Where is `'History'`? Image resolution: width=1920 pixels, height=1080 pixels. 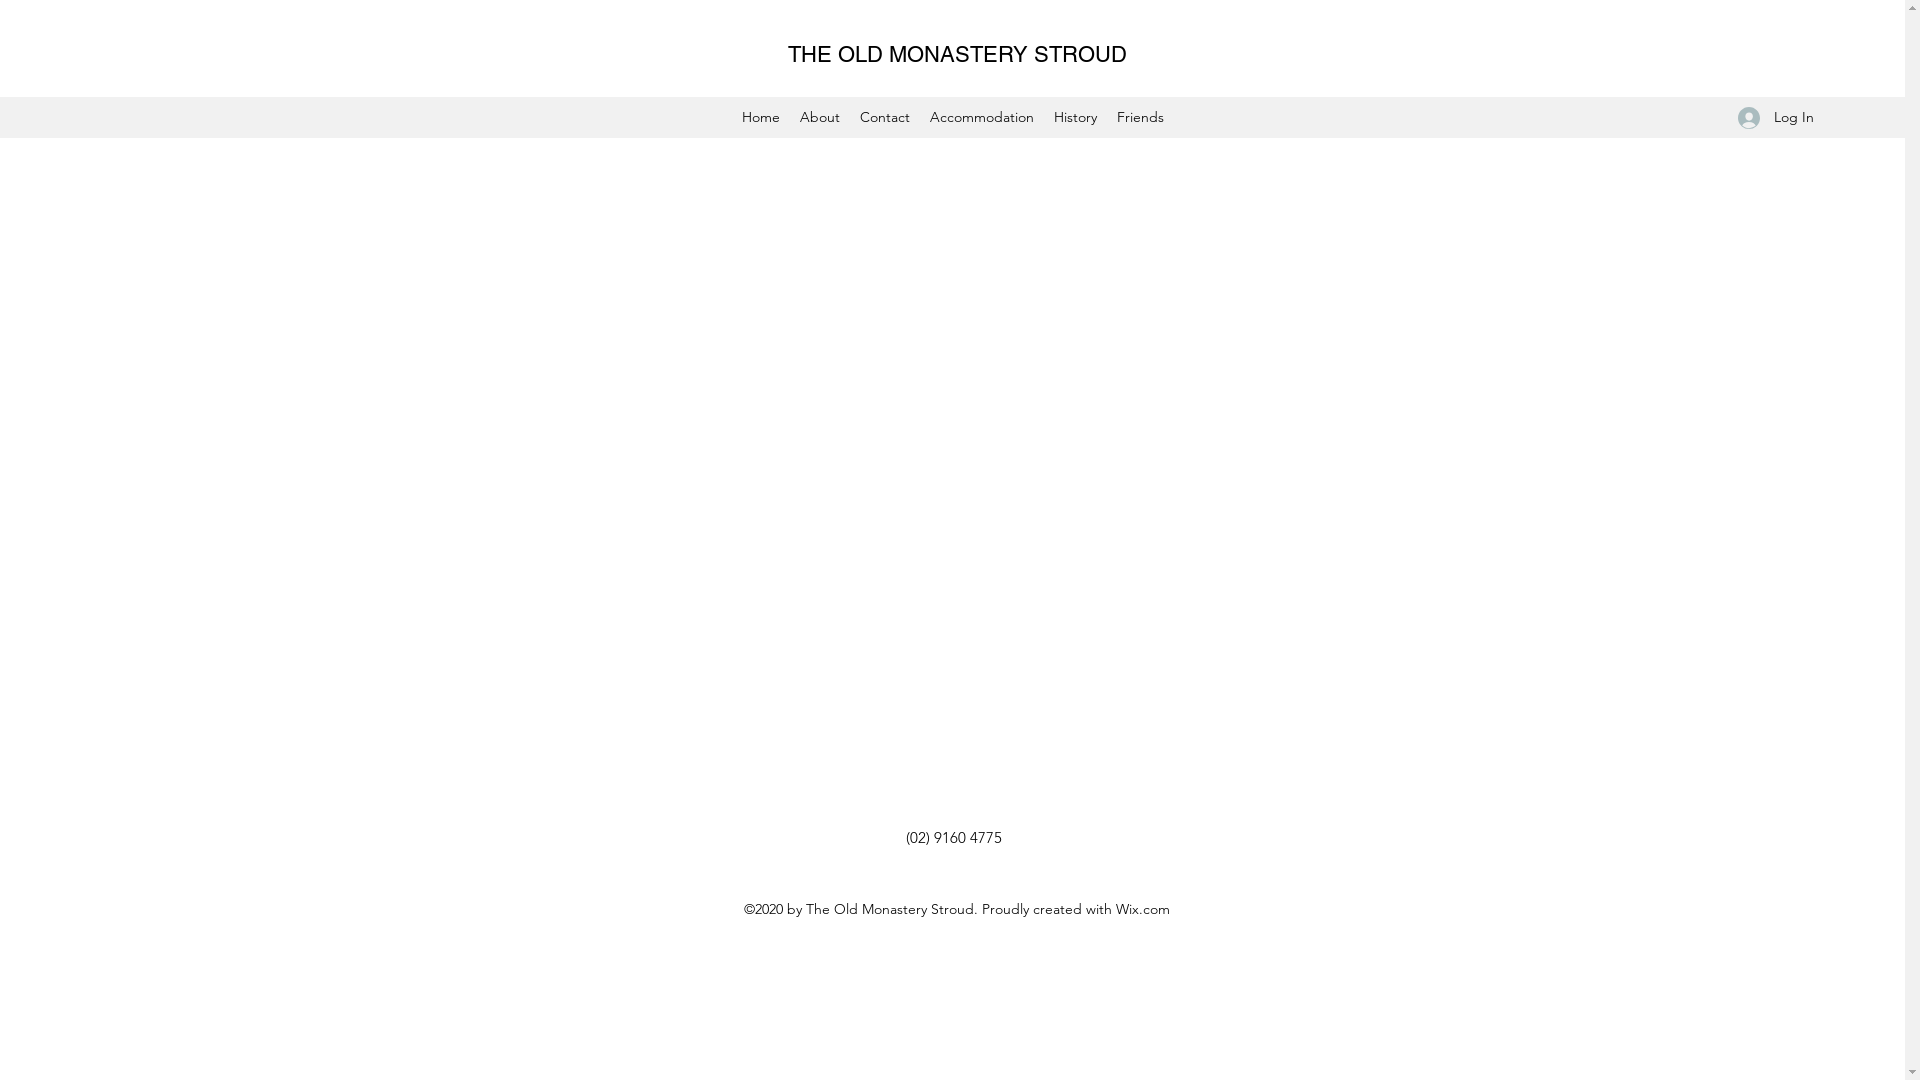 'History' is located at coordinates (1074, 117).